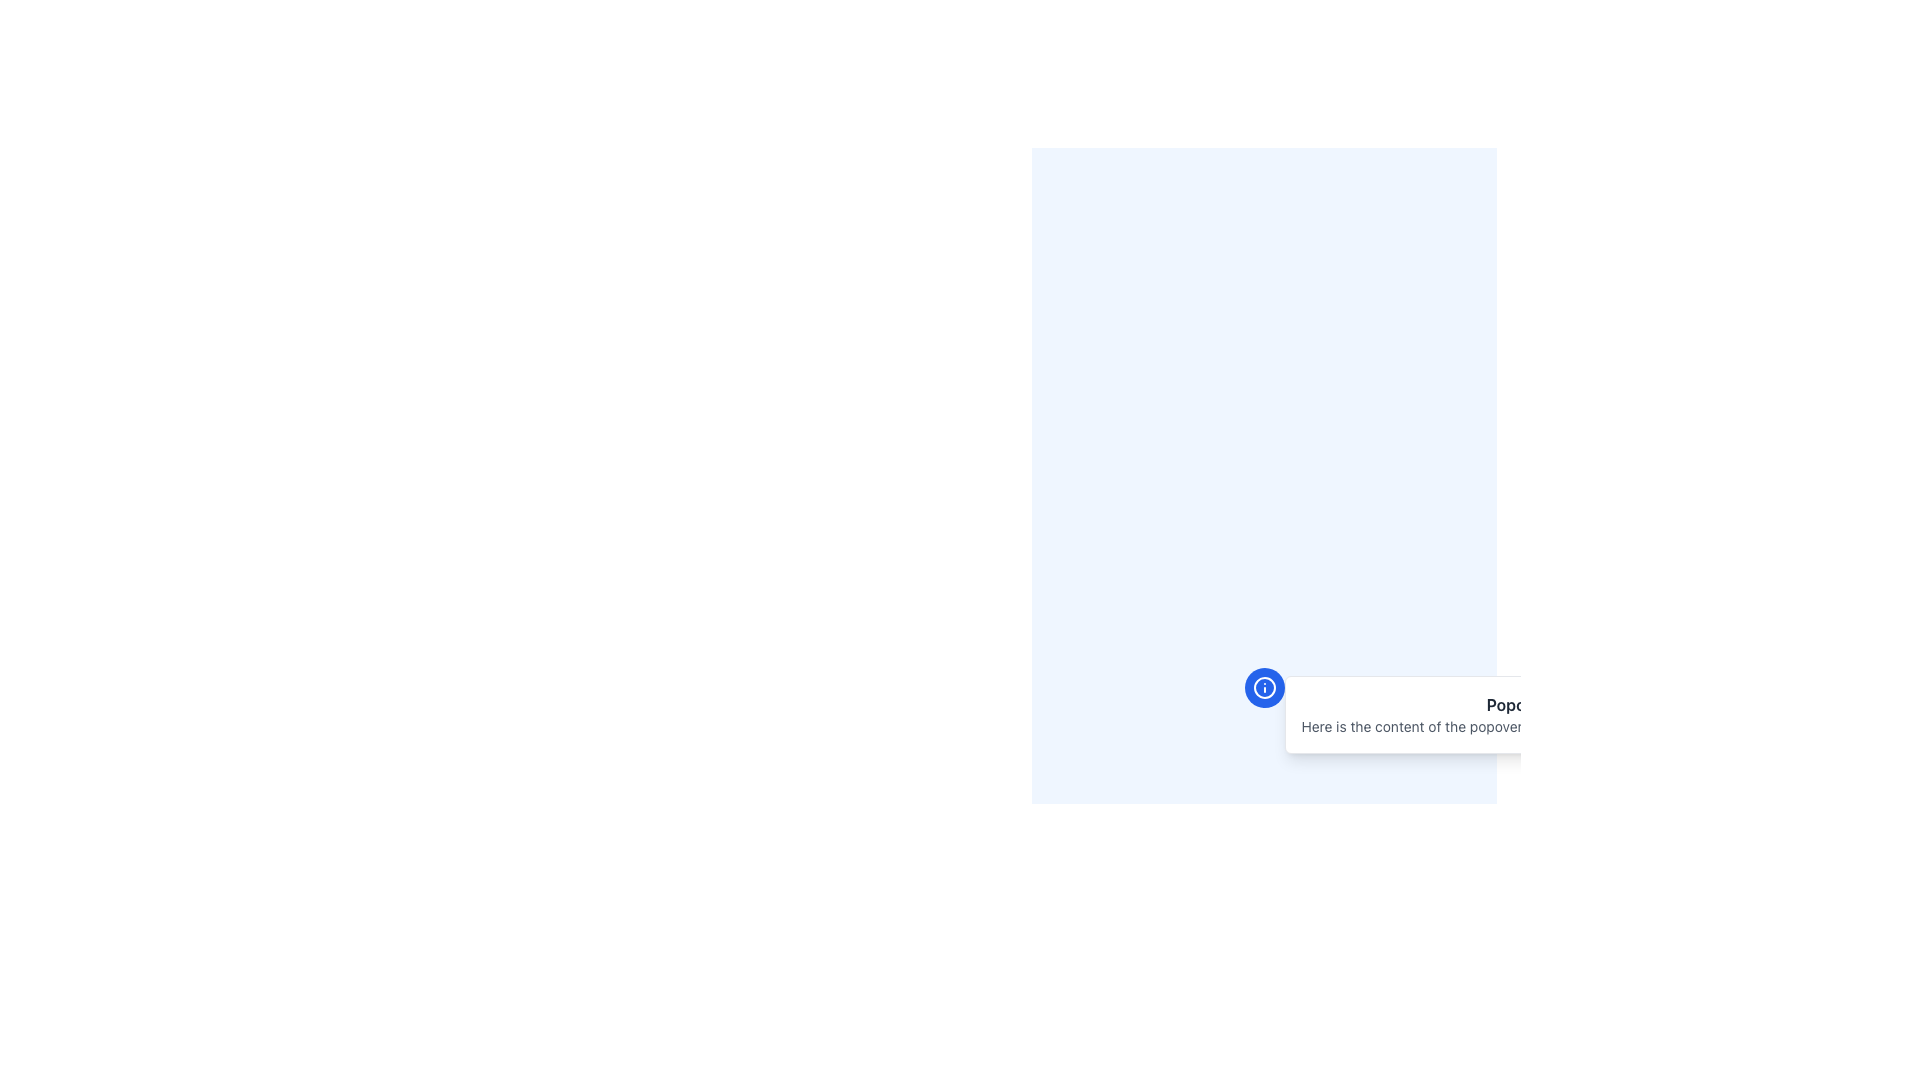  What do you see at coordinates (1263, 686) in the screenshot?
I see `the circular icon with a blue background and white border, featuring an information symbol ('i') in white, located within the popover toggle button at the bottom-right region of the interface` at bounding box center [1263, 686].